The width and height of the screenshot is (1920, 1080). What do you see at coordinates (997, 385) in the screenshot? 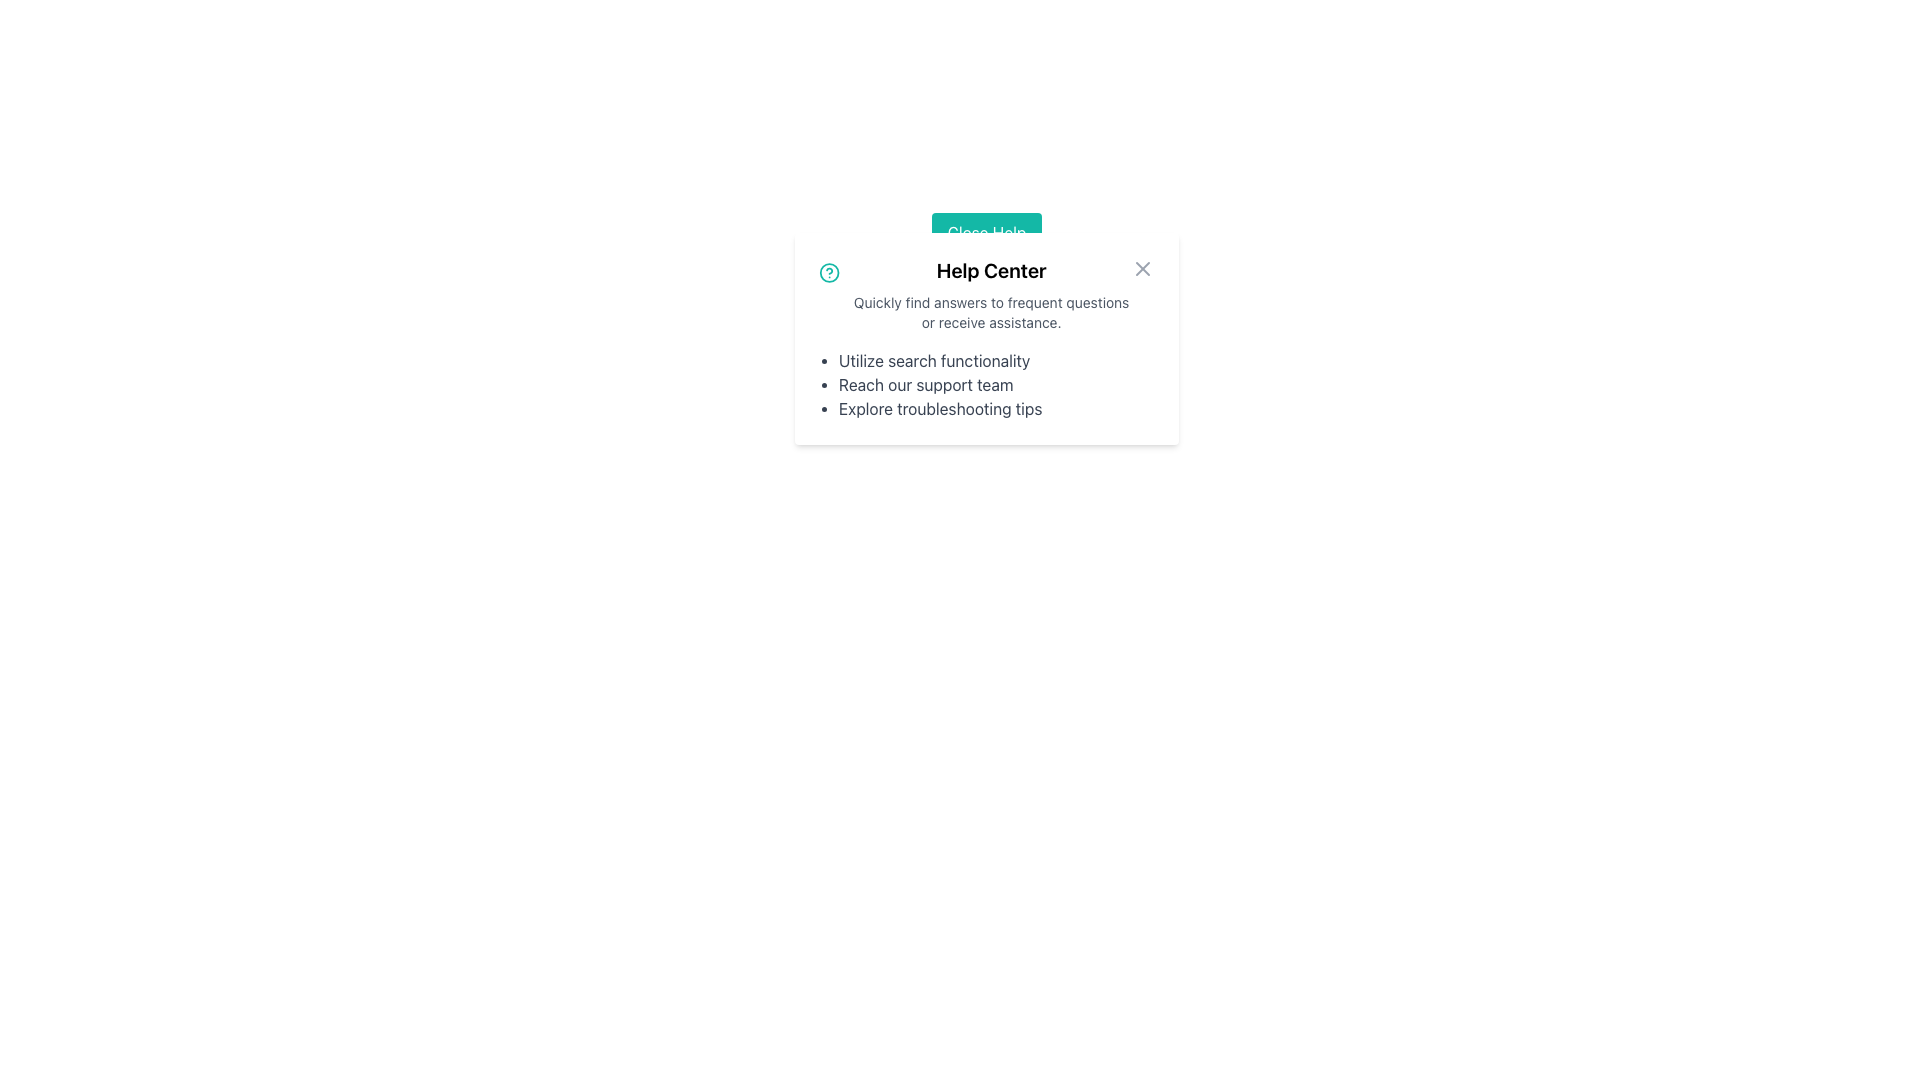
I see `the text display reading 'Reach our support team' styled in gray font, which is the second item in the bulleted list under the 'Help Center' section` at bounding box center [997, 385].